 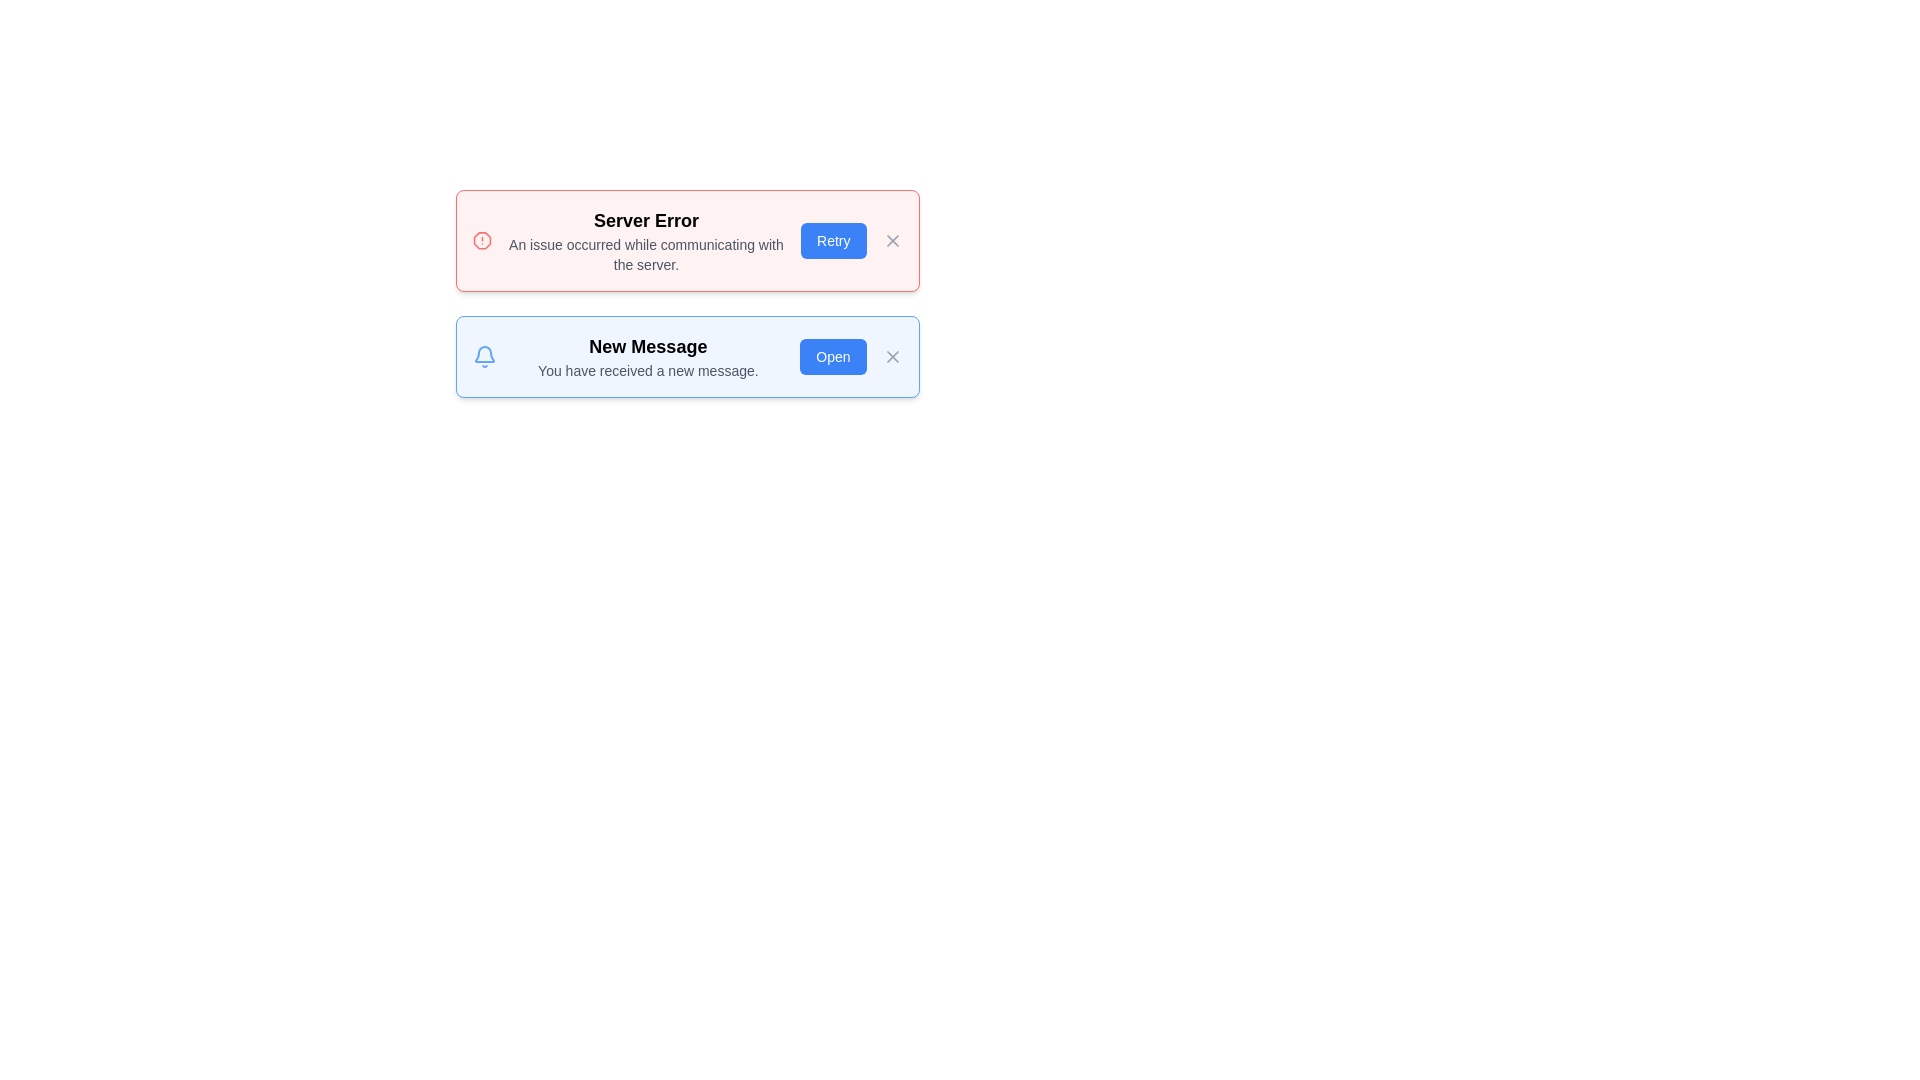 What do you see at coordinates (648, 346) in the screenshot?
I see `text label displaying 'New Message' which is bold and medium-large sized, positioned within a light blue notification card below the 'Server Error' notification` at bounding box center [648, 346].